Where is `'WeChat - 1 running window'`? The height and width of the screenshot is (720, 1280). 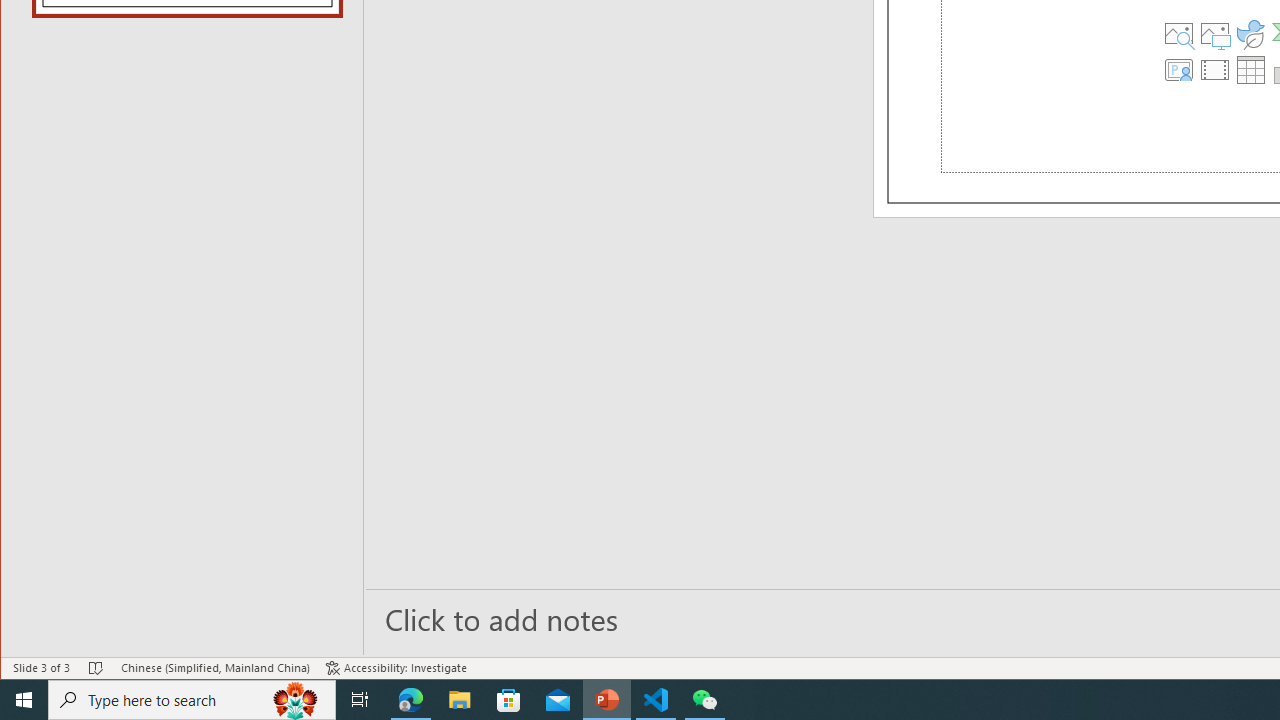 'WeChat - 1 running window' is located at coordinates (705, 698).